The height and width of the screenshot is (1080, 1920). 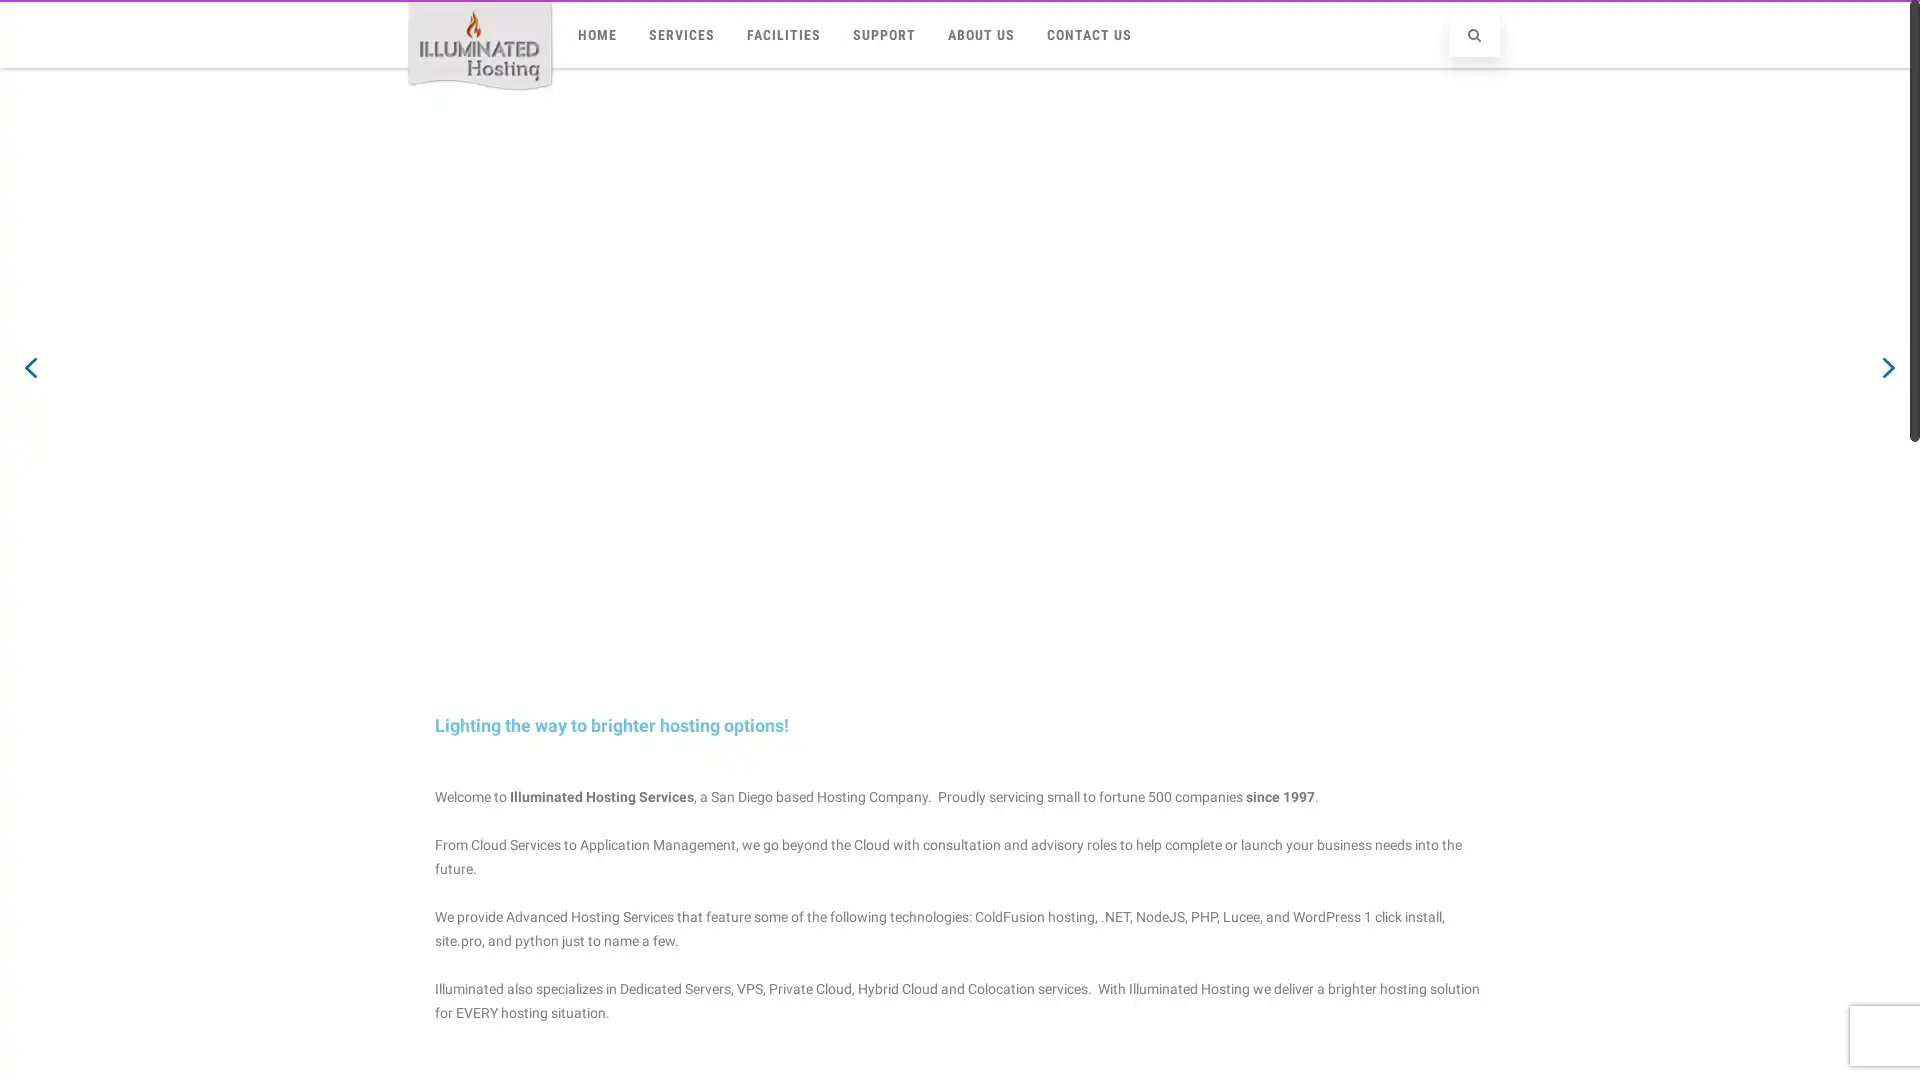 I want to click on previous arrow, so click(x=30, y=367).